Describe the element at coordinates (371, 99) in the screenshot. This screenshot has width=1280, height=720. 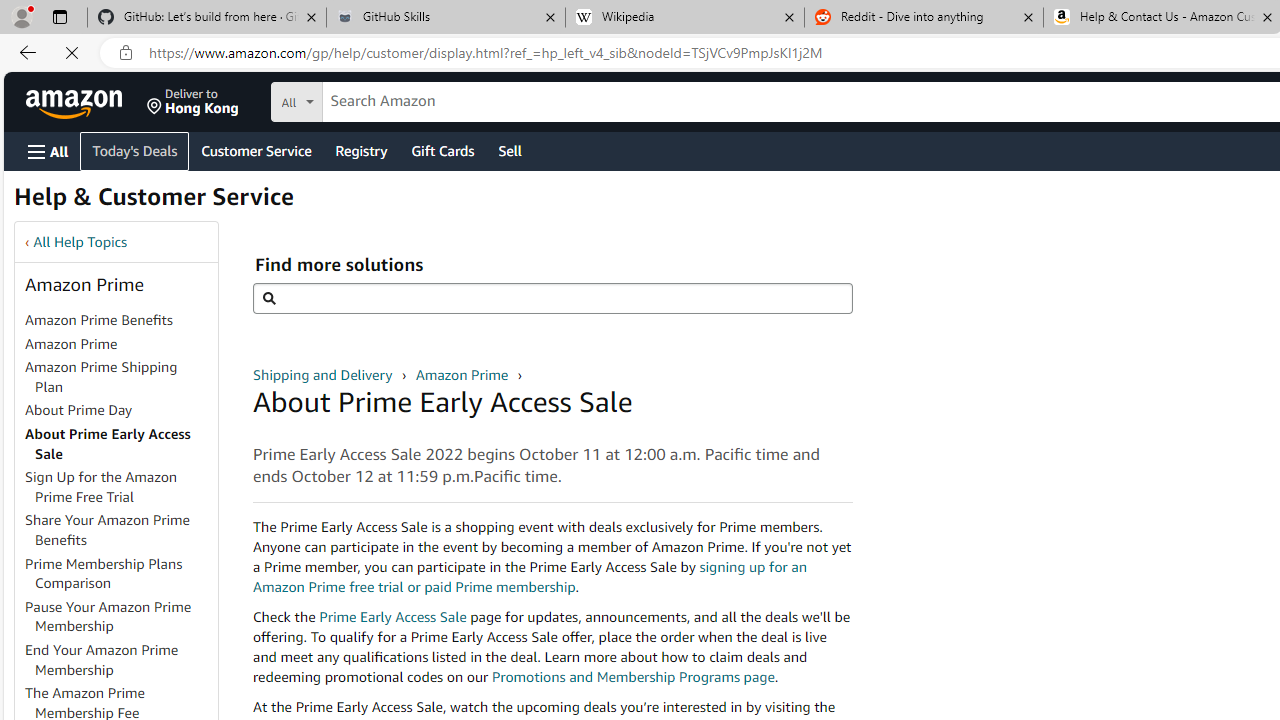
I see `'Search in'` at that location.